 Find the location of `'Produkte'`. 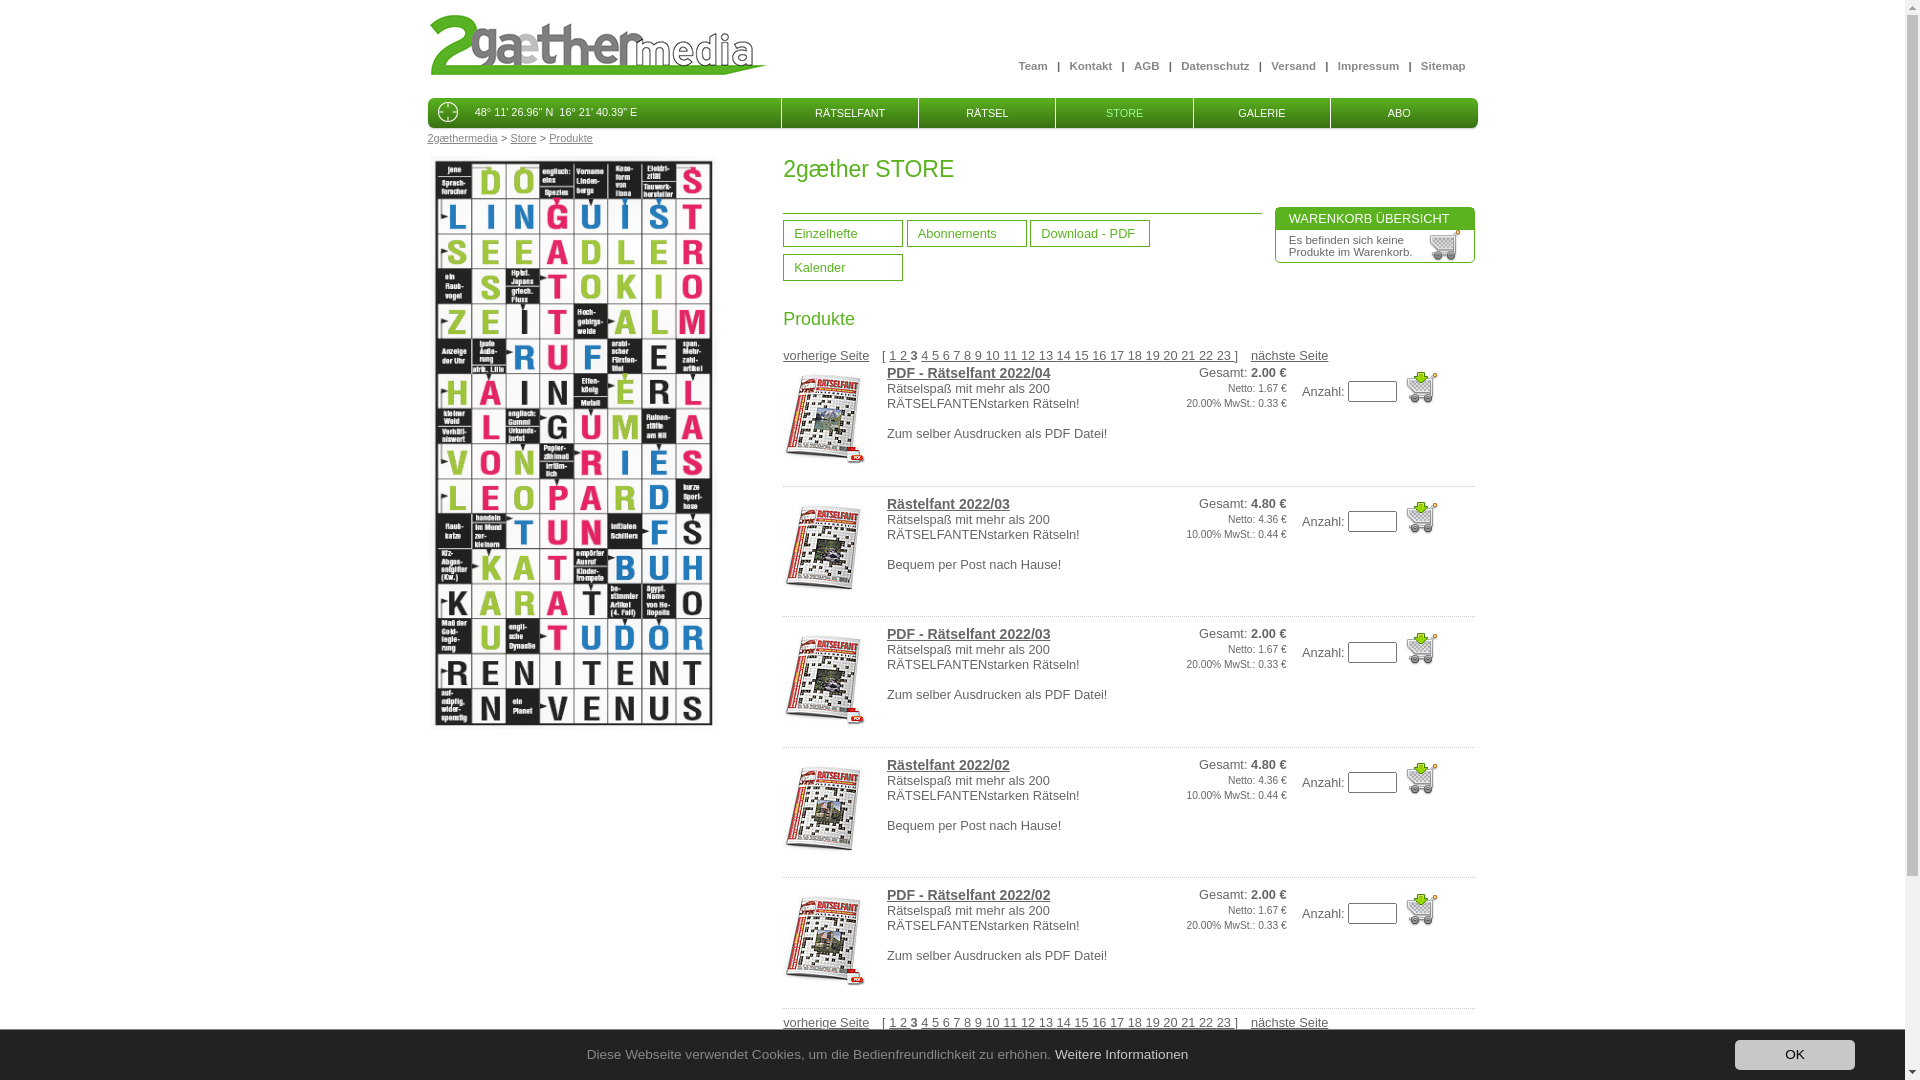

'Produkte' is located at coordinates (548, 137).